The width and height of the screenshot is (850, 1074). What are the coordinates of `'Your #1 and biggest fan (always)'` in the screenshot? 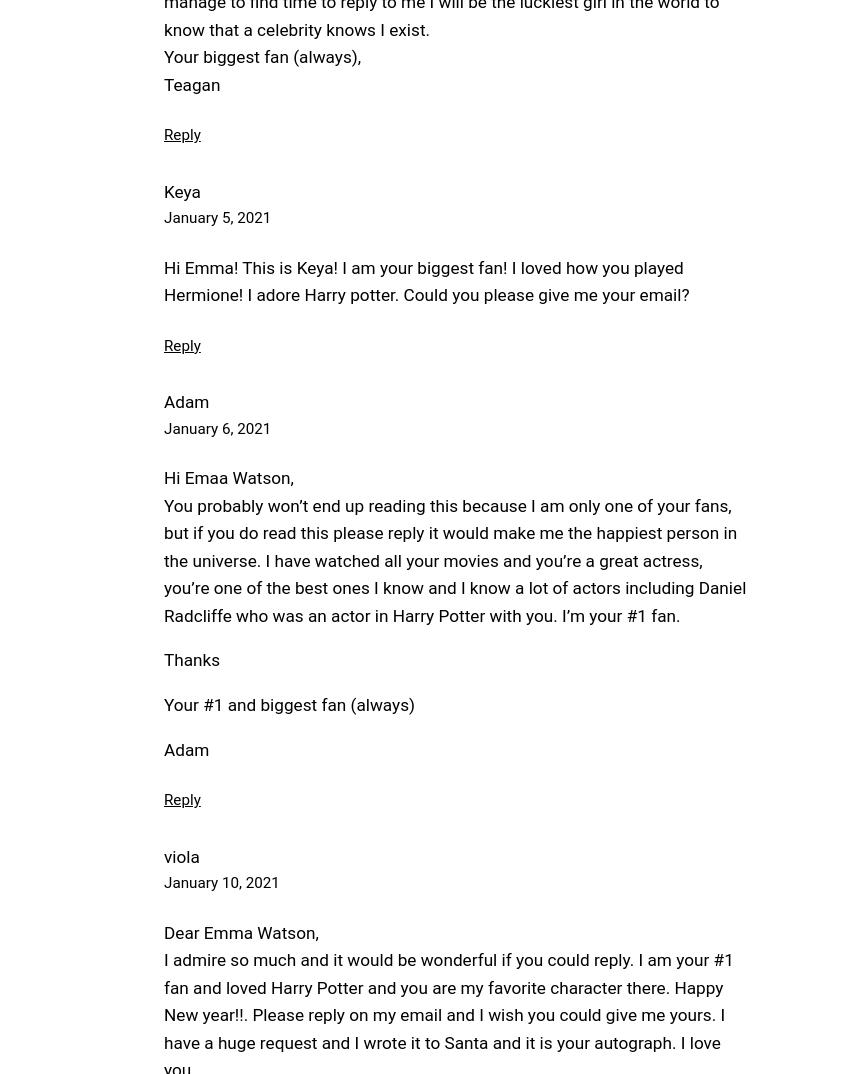 It's located at (288, 704).